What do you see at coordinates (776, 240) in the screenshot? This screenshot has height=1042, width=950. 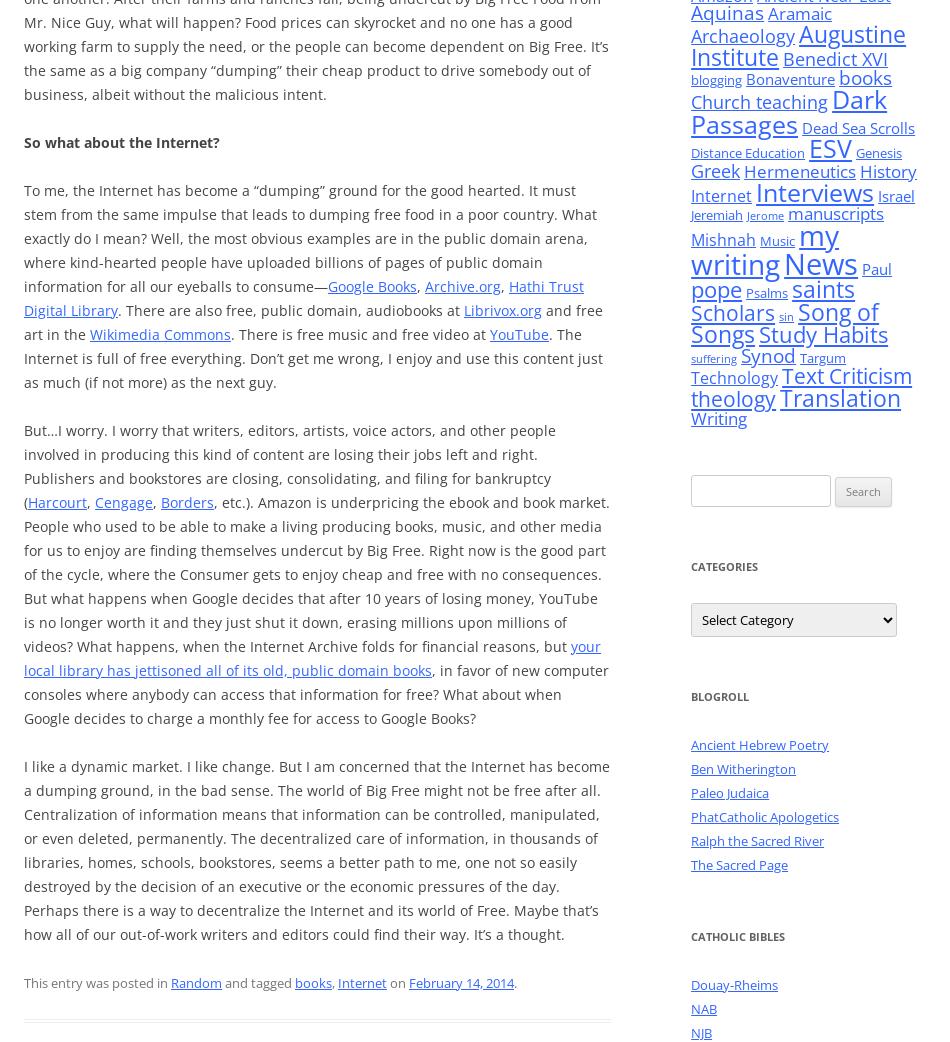 I see `'Music'` at bounding box center [776, 240].